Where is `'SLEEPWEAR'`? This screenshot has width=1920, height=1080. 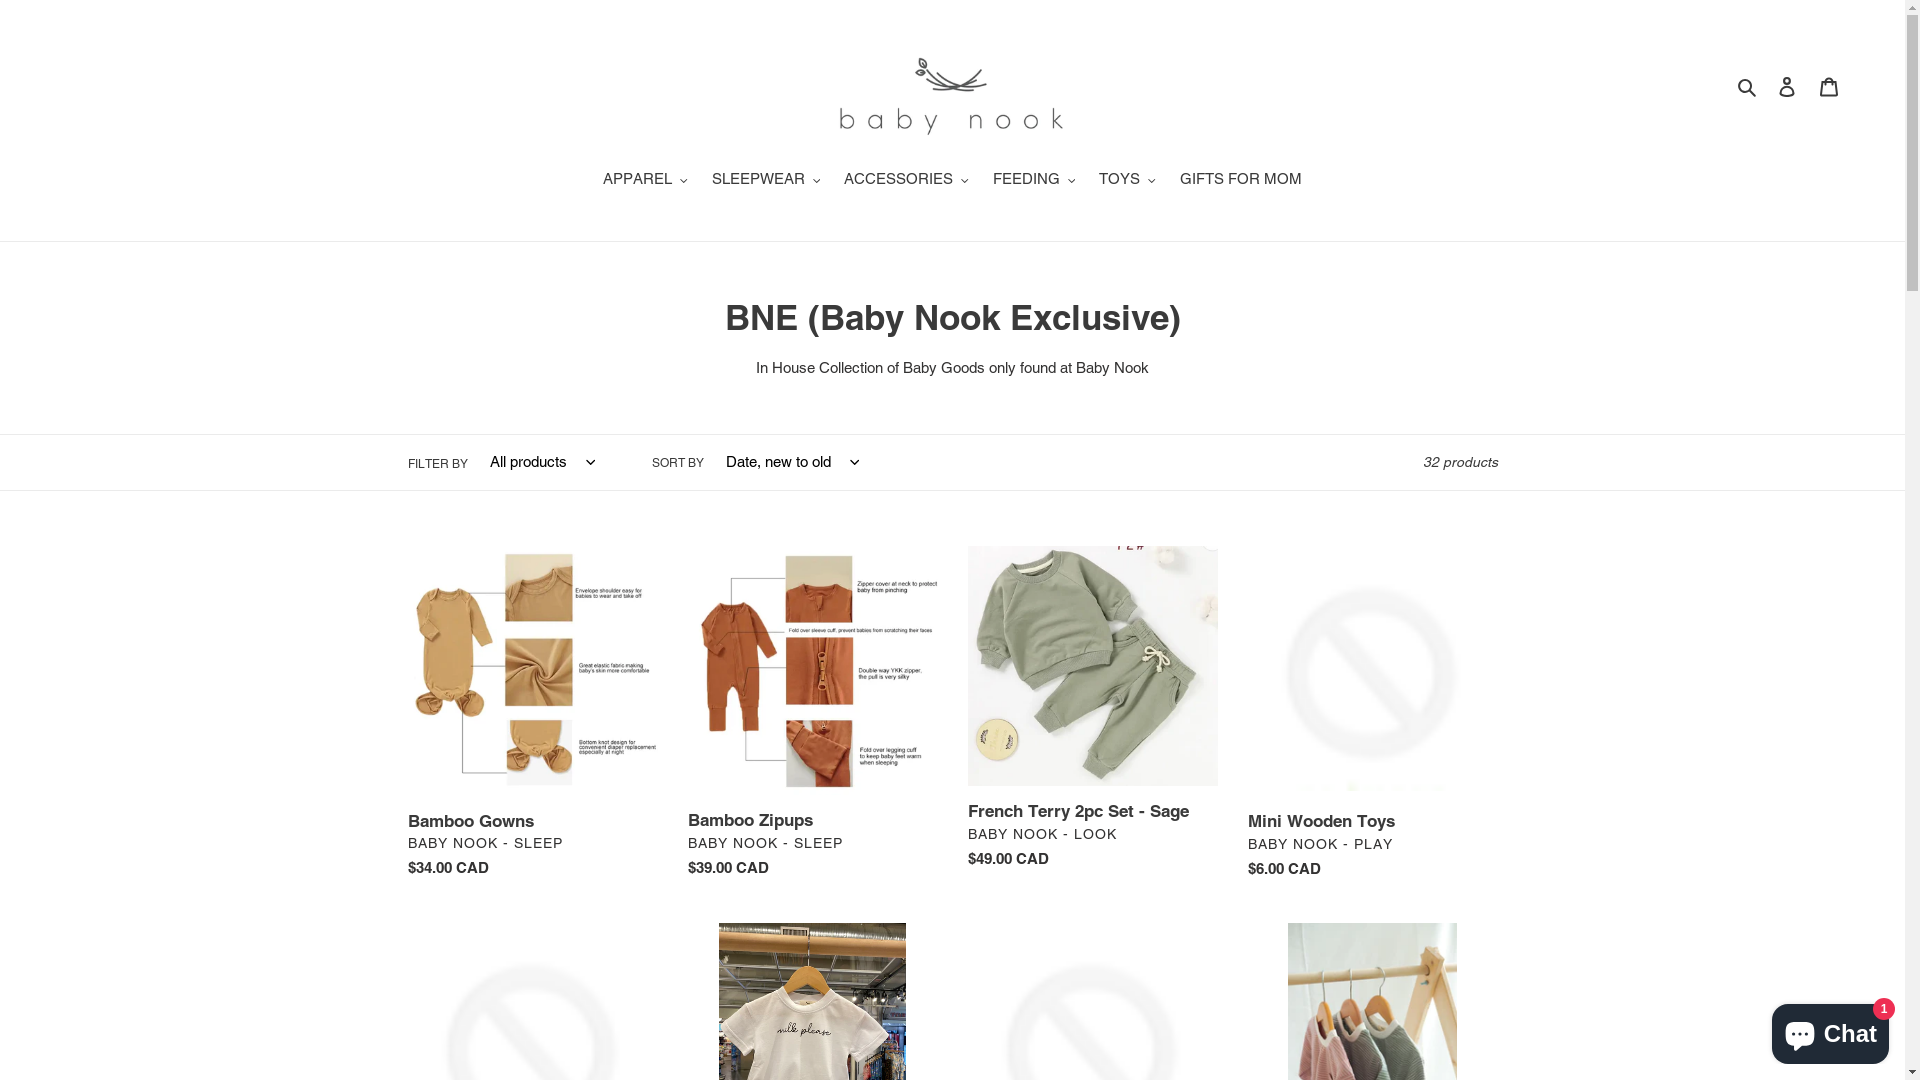 'SLEEPWEAR' is located at coordinates (765, 181).